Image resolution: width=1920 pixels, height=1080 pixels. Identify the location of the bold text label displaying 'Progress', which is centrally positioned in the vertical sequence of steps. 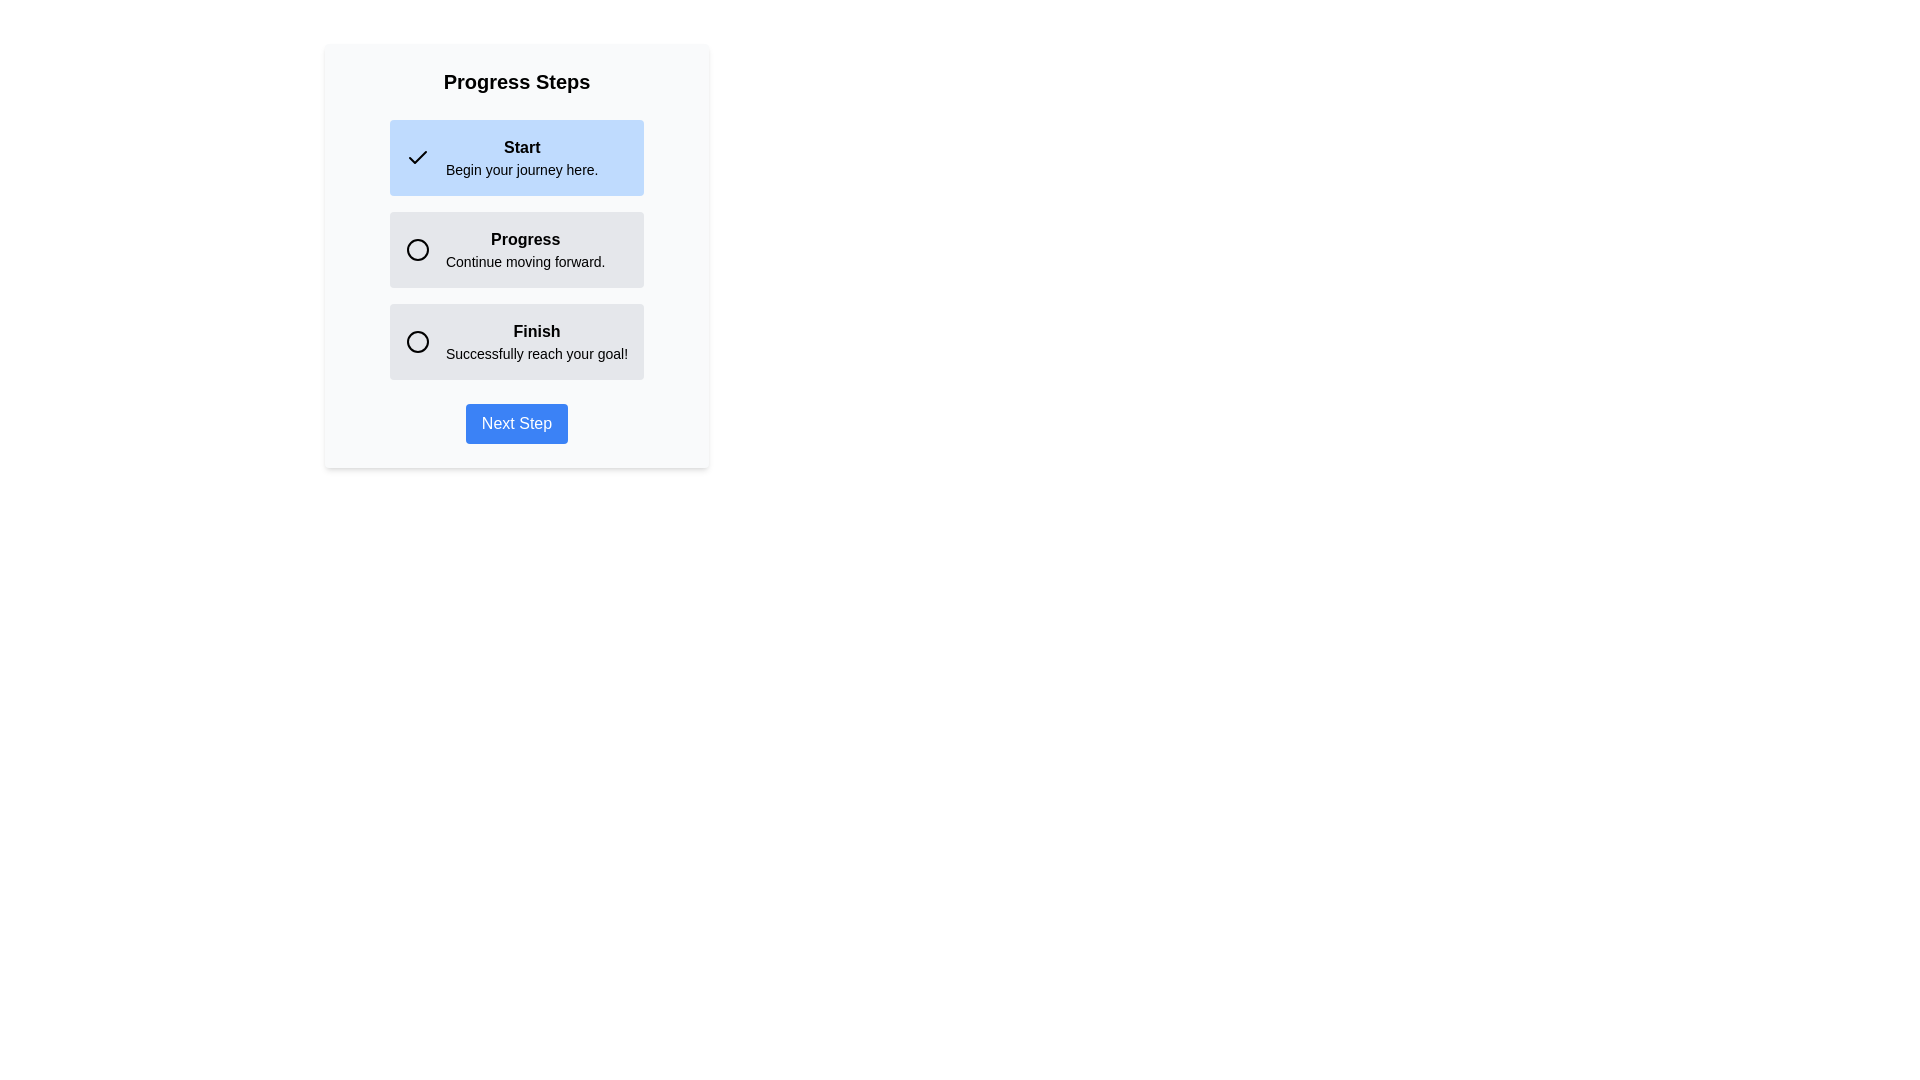
(525, 238).